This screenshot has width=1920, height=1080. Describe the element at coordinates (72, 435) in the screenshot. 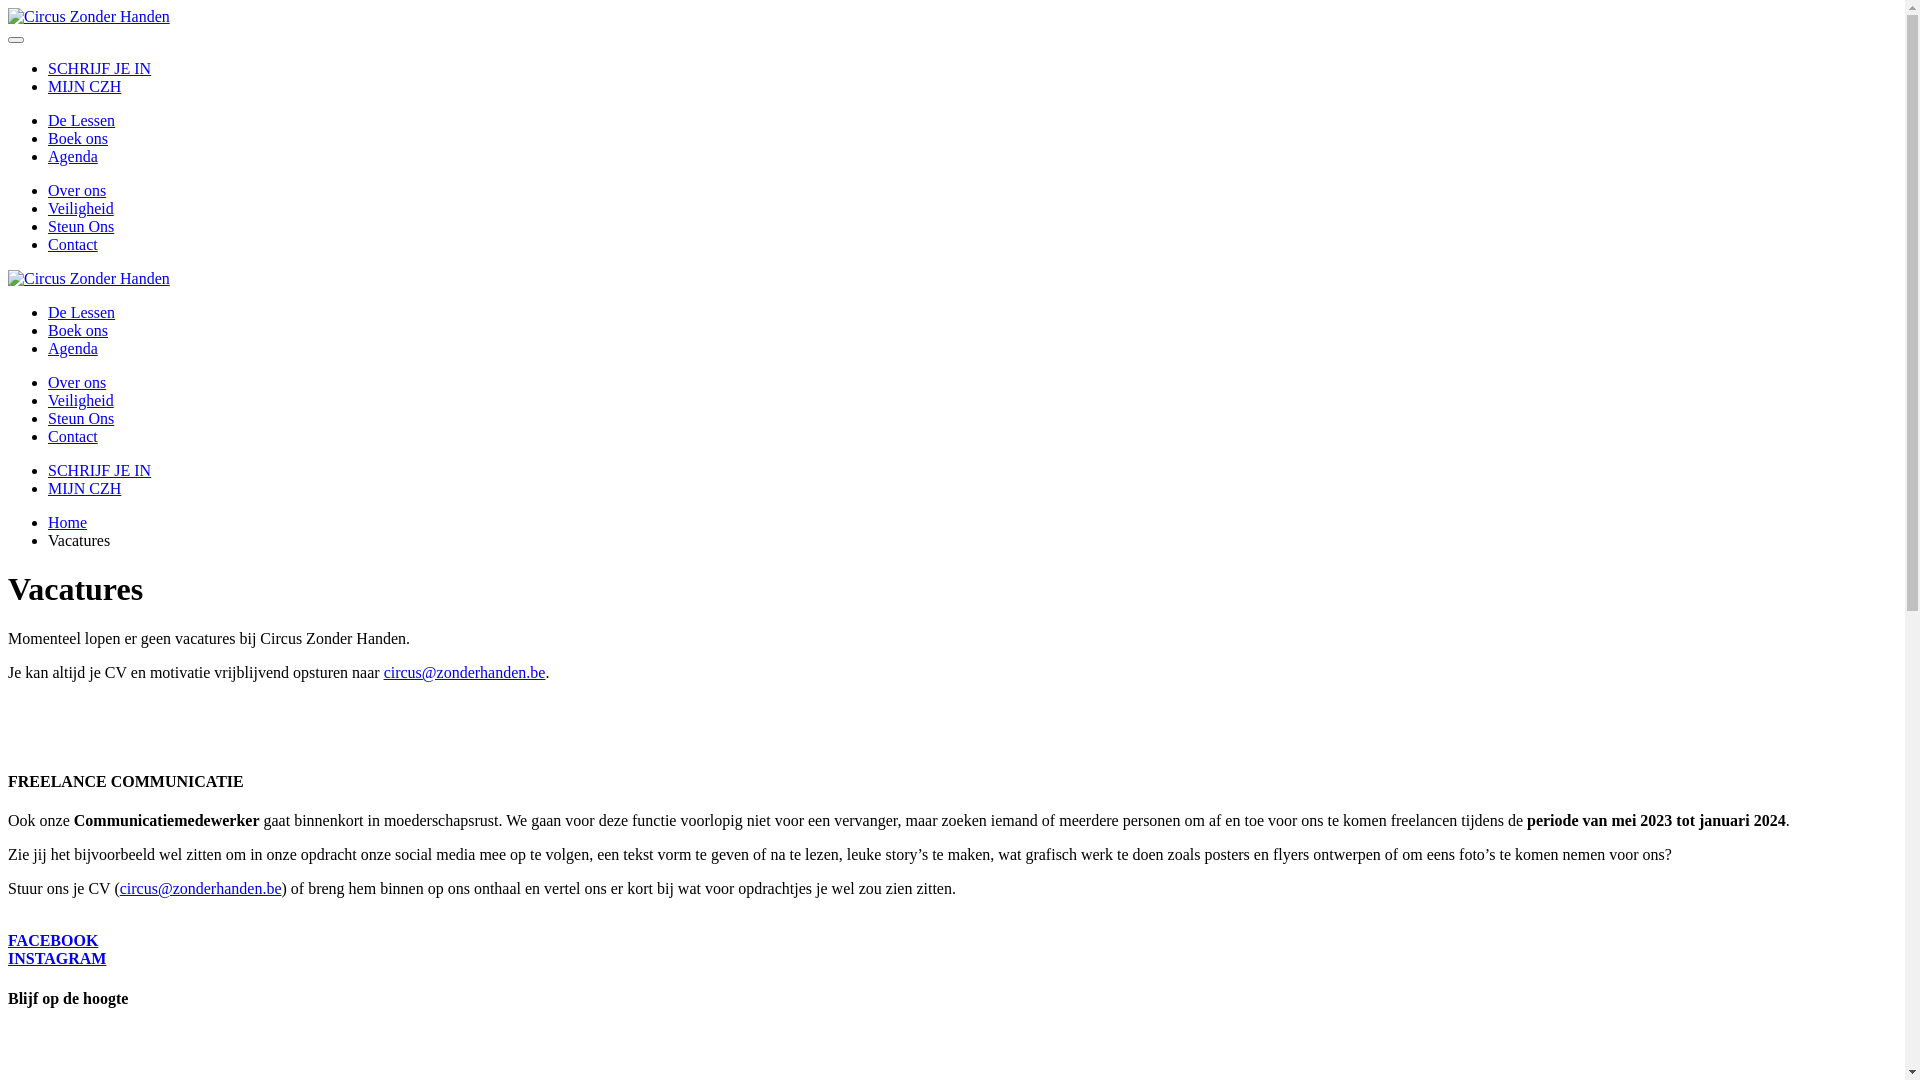

I see `'Contact'` at that location.